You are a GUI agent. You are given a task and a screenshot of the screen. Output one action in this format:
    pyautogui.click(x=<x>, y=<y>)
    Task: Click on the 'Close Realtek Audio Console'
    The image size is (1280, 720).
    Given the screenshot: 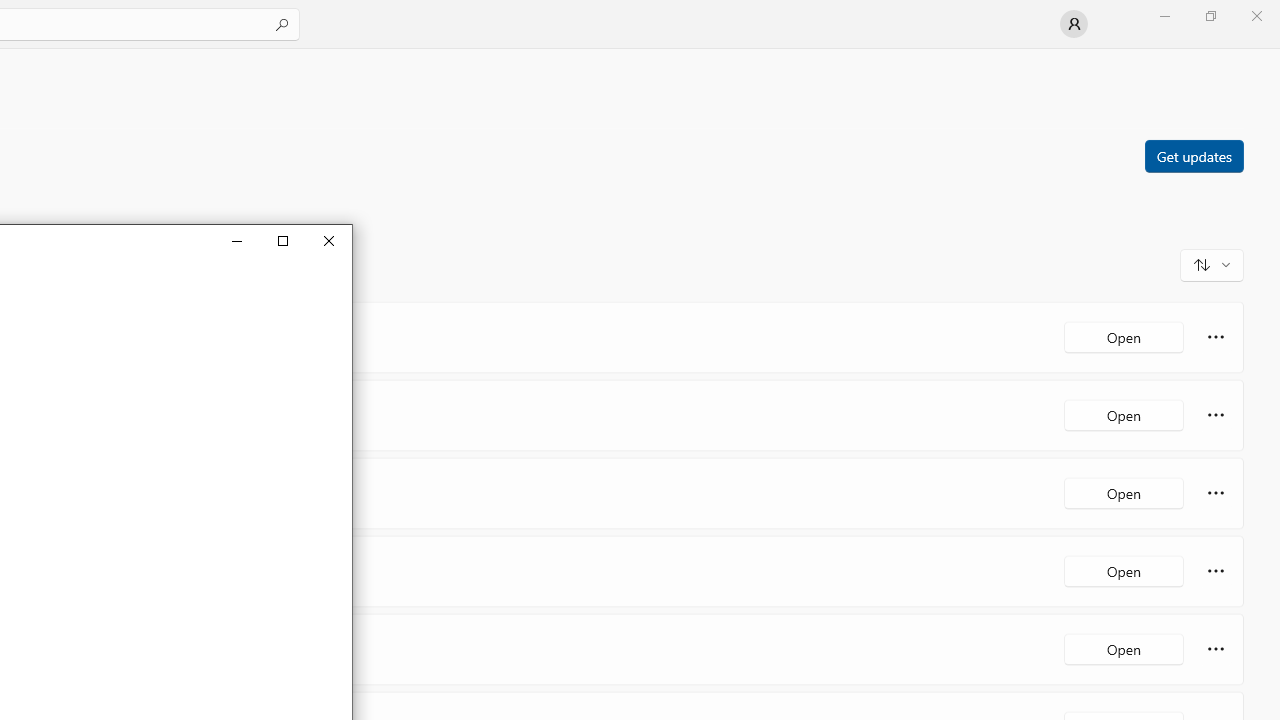 What is the action you would take?
    pyautogui.click(x=328, y=239)
    